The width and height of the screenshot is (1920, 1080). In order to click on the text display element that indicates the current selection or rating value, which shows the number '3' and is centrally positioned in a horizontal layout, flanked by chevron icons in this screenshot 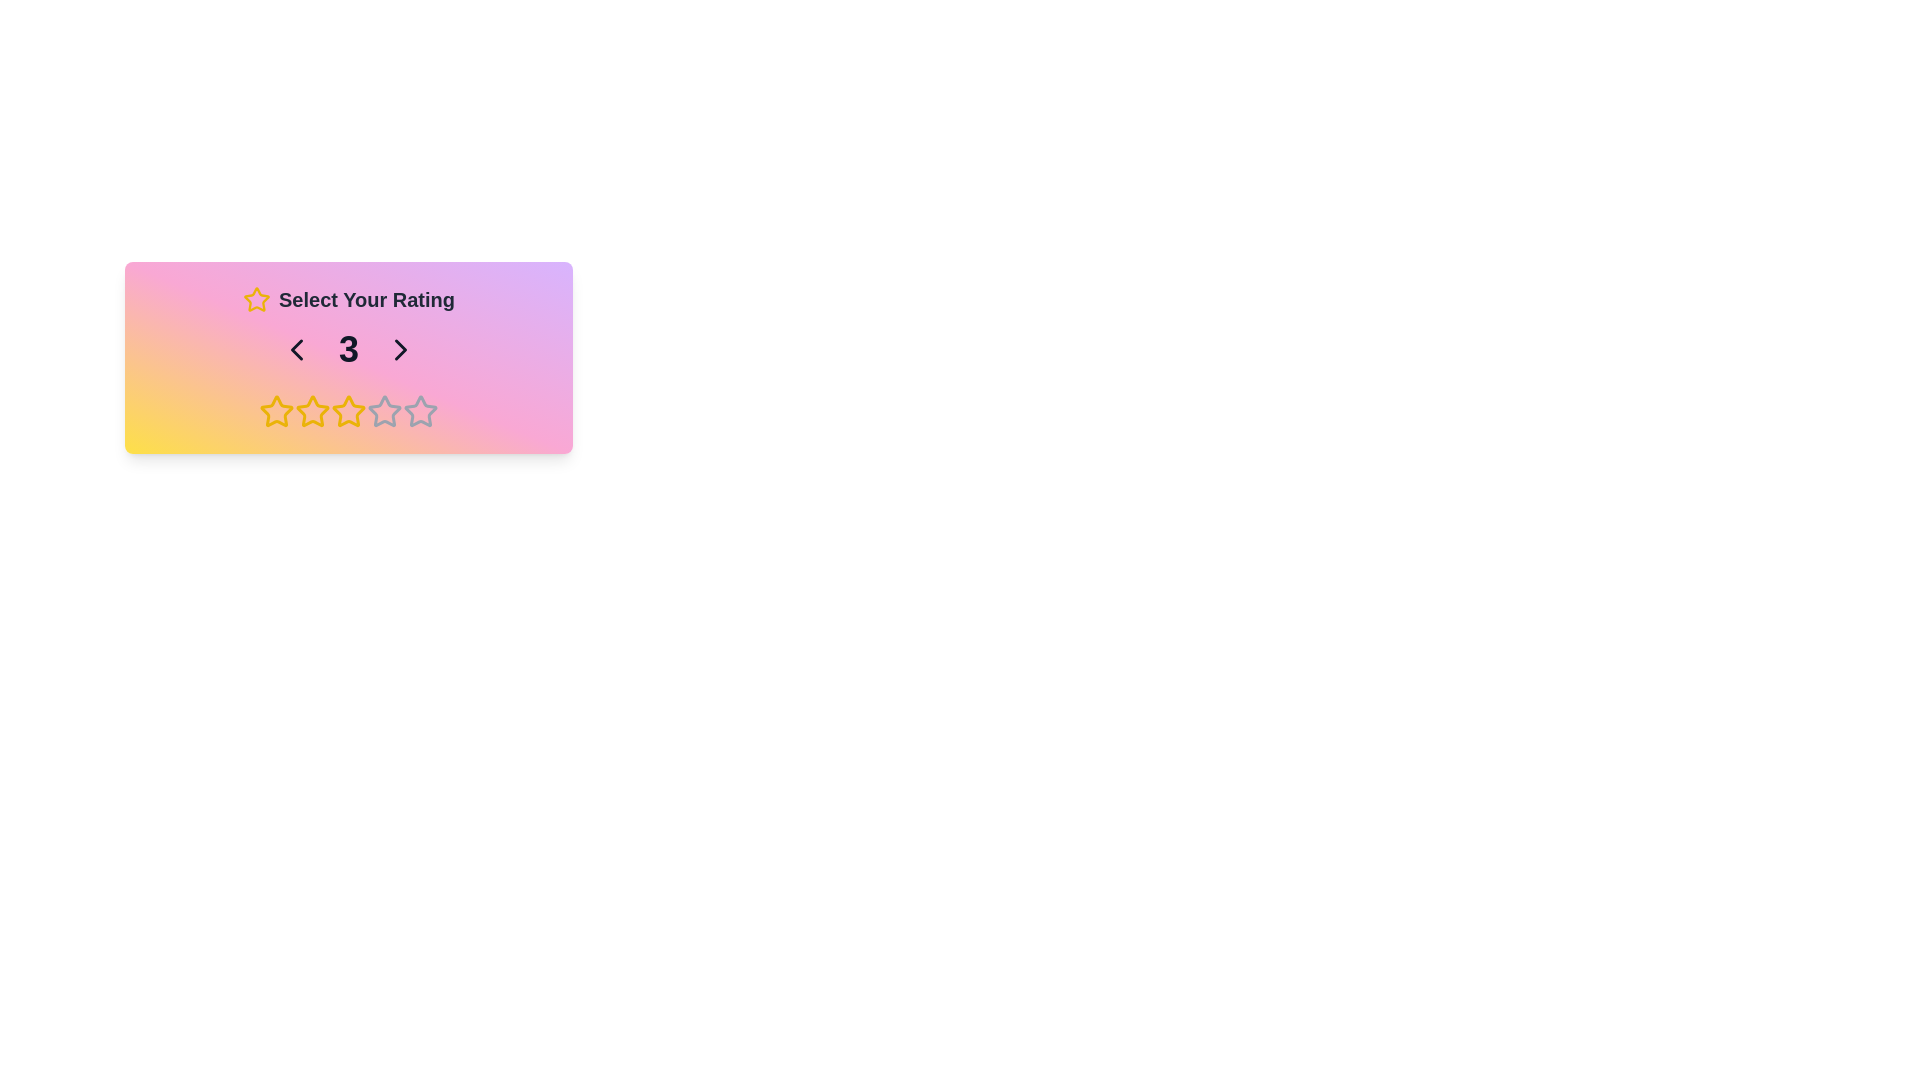, I will do `click(349, 349)`.